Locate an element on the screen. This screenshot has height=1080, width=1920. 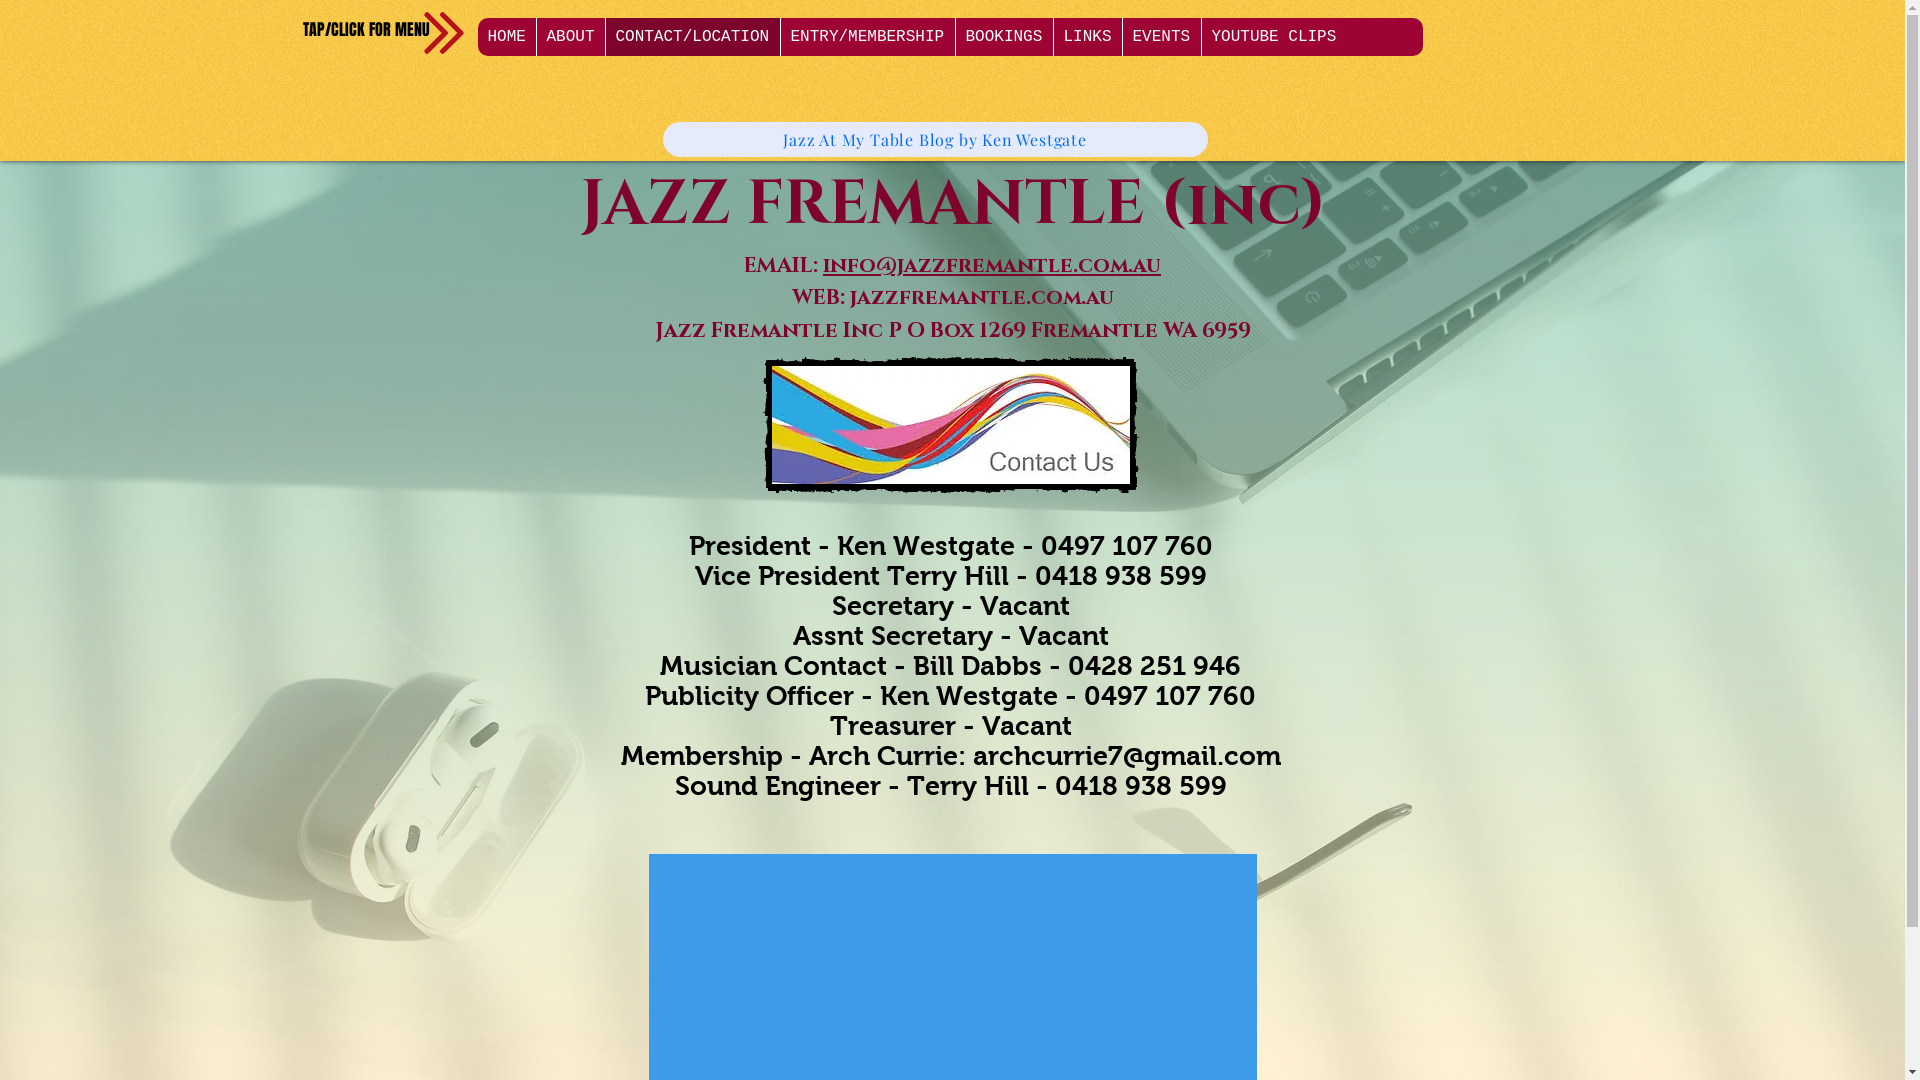
'Jazz At My Table Blog by Ken Westgate' is located at coordinates (933, 138).